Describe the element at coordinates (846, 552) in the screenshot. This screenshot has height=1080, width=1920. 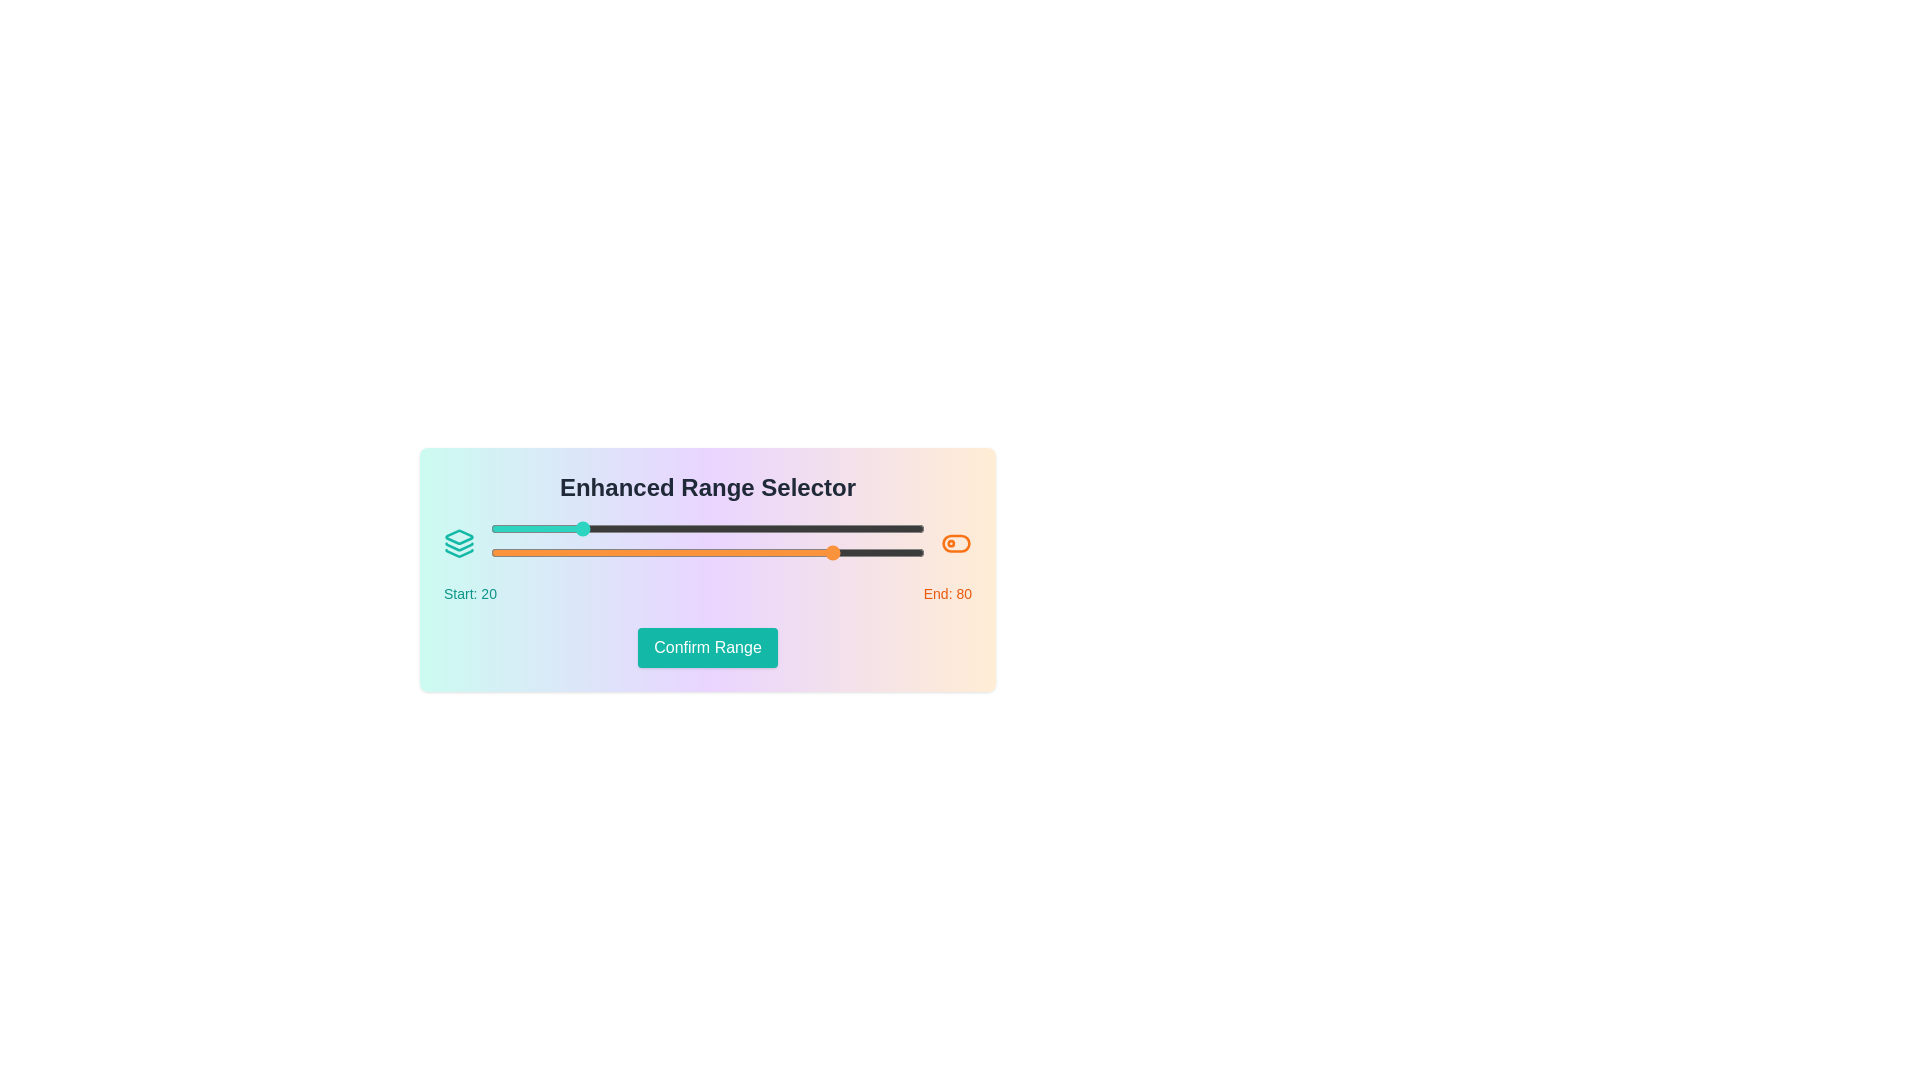
I see `the slider value` at that location.